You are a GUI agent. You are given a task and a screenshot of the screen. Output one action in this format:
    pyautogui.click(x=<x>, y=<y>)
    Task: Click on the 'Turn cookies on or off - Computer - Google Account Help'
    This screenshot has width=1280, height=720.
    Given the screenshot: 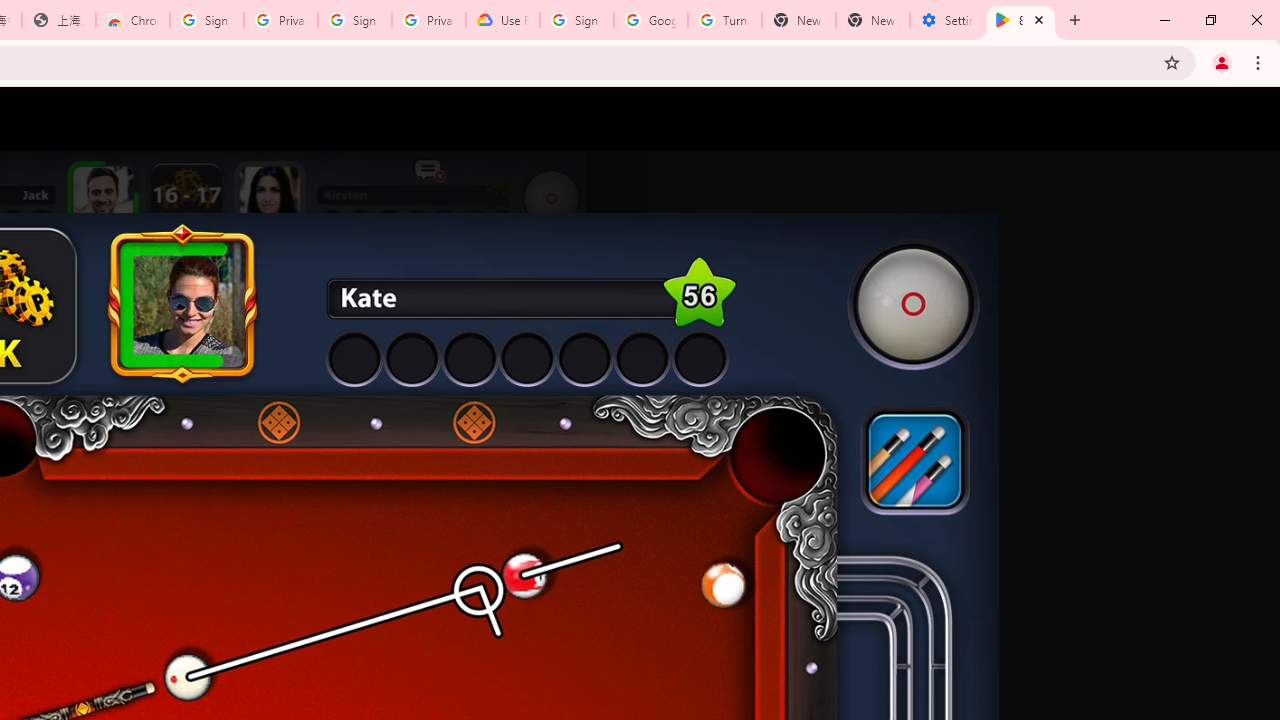 What is the action you would take?
    pyautogui.click(x=723, y=20)
    